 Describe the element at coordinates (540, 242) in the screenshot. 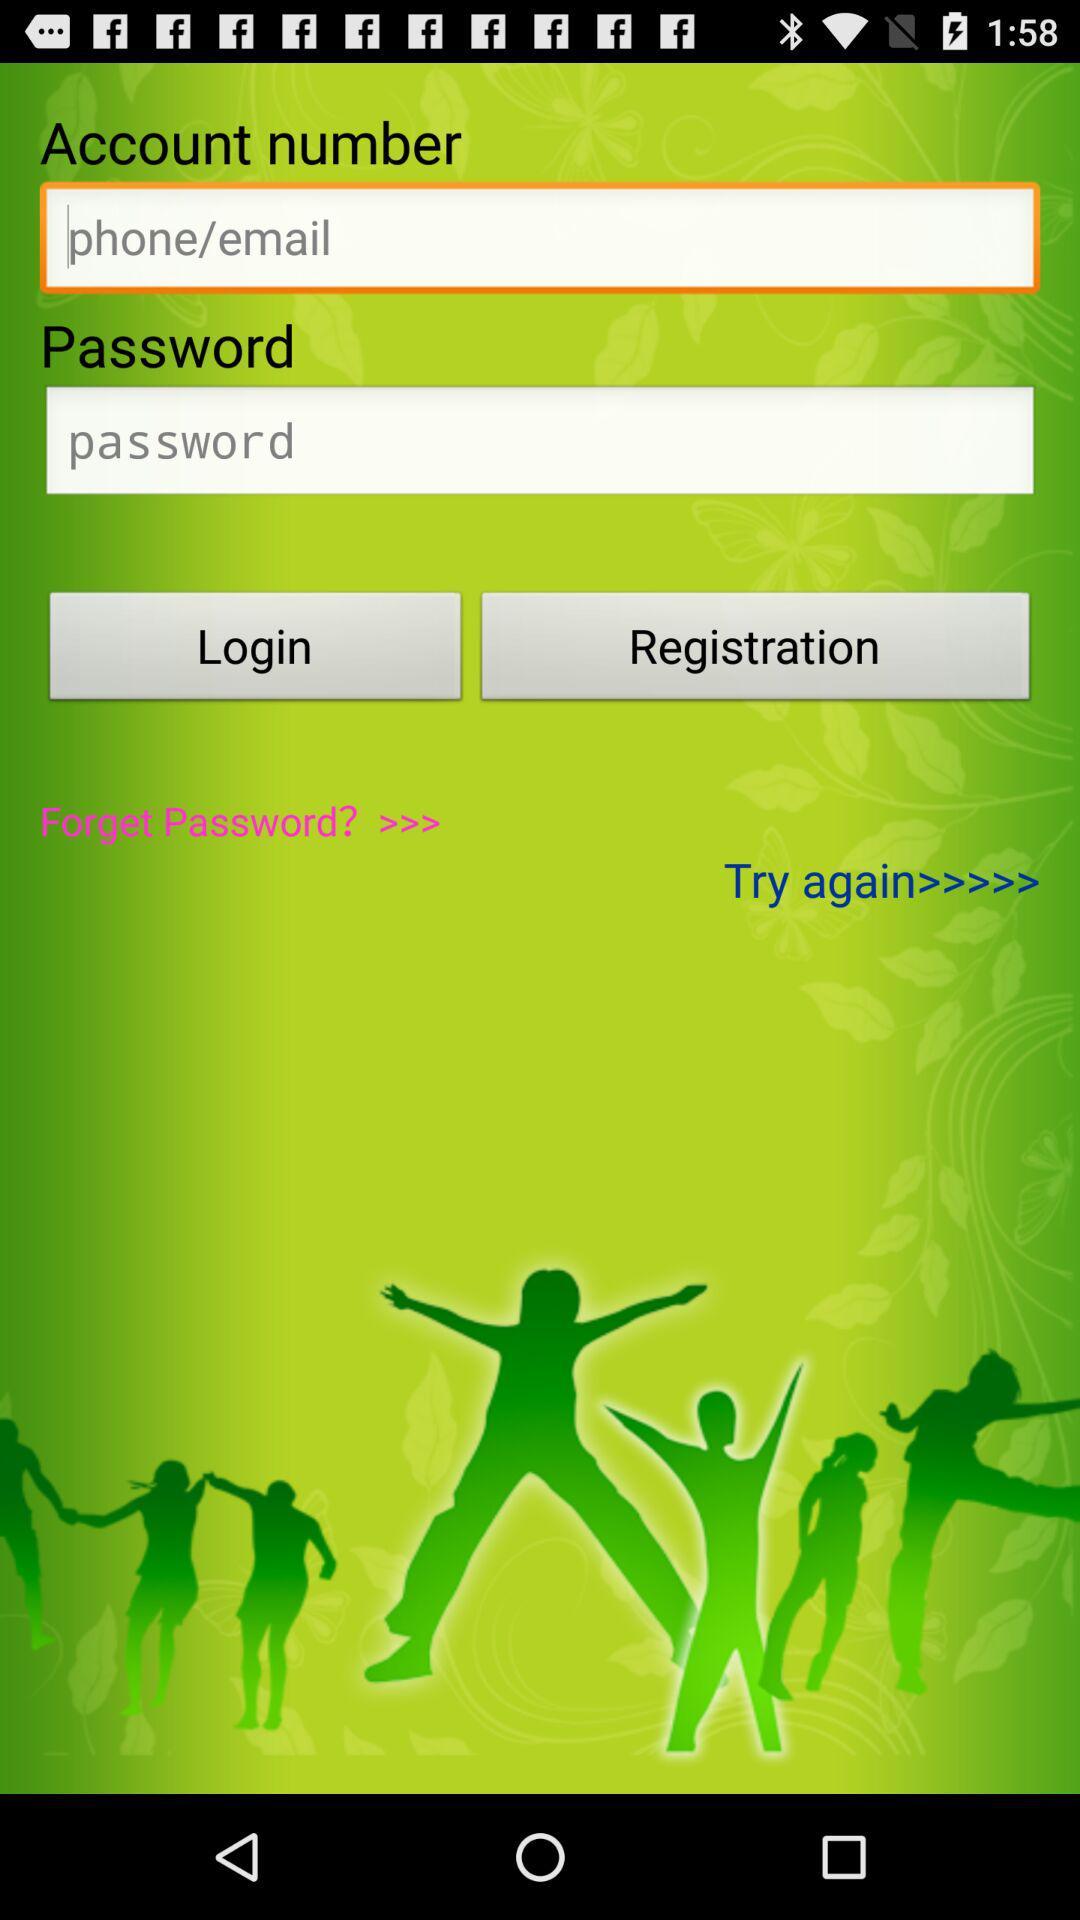

I see `put in email` at that location.